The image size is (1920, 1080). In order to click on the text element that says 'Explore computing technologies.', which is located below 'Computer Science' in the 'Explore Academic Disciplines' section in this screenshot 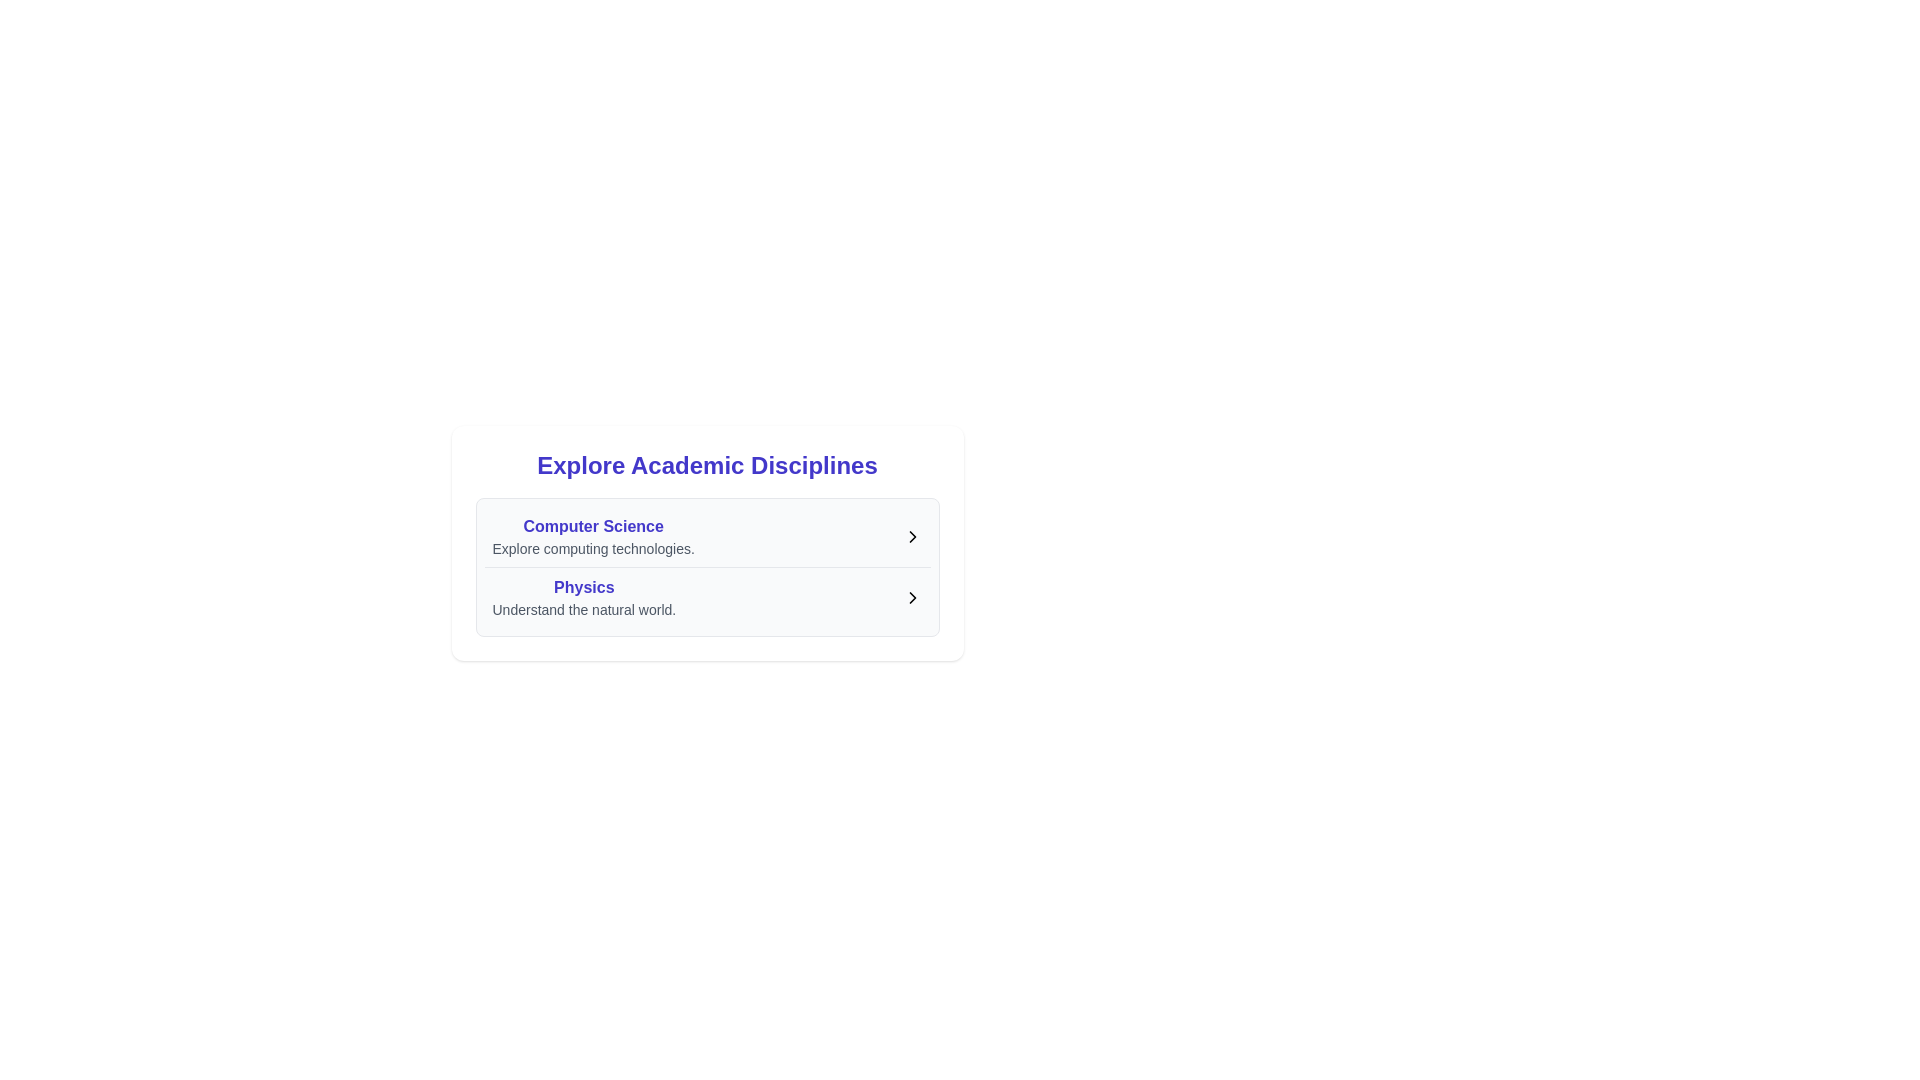, I will do `click(592, 548)`.